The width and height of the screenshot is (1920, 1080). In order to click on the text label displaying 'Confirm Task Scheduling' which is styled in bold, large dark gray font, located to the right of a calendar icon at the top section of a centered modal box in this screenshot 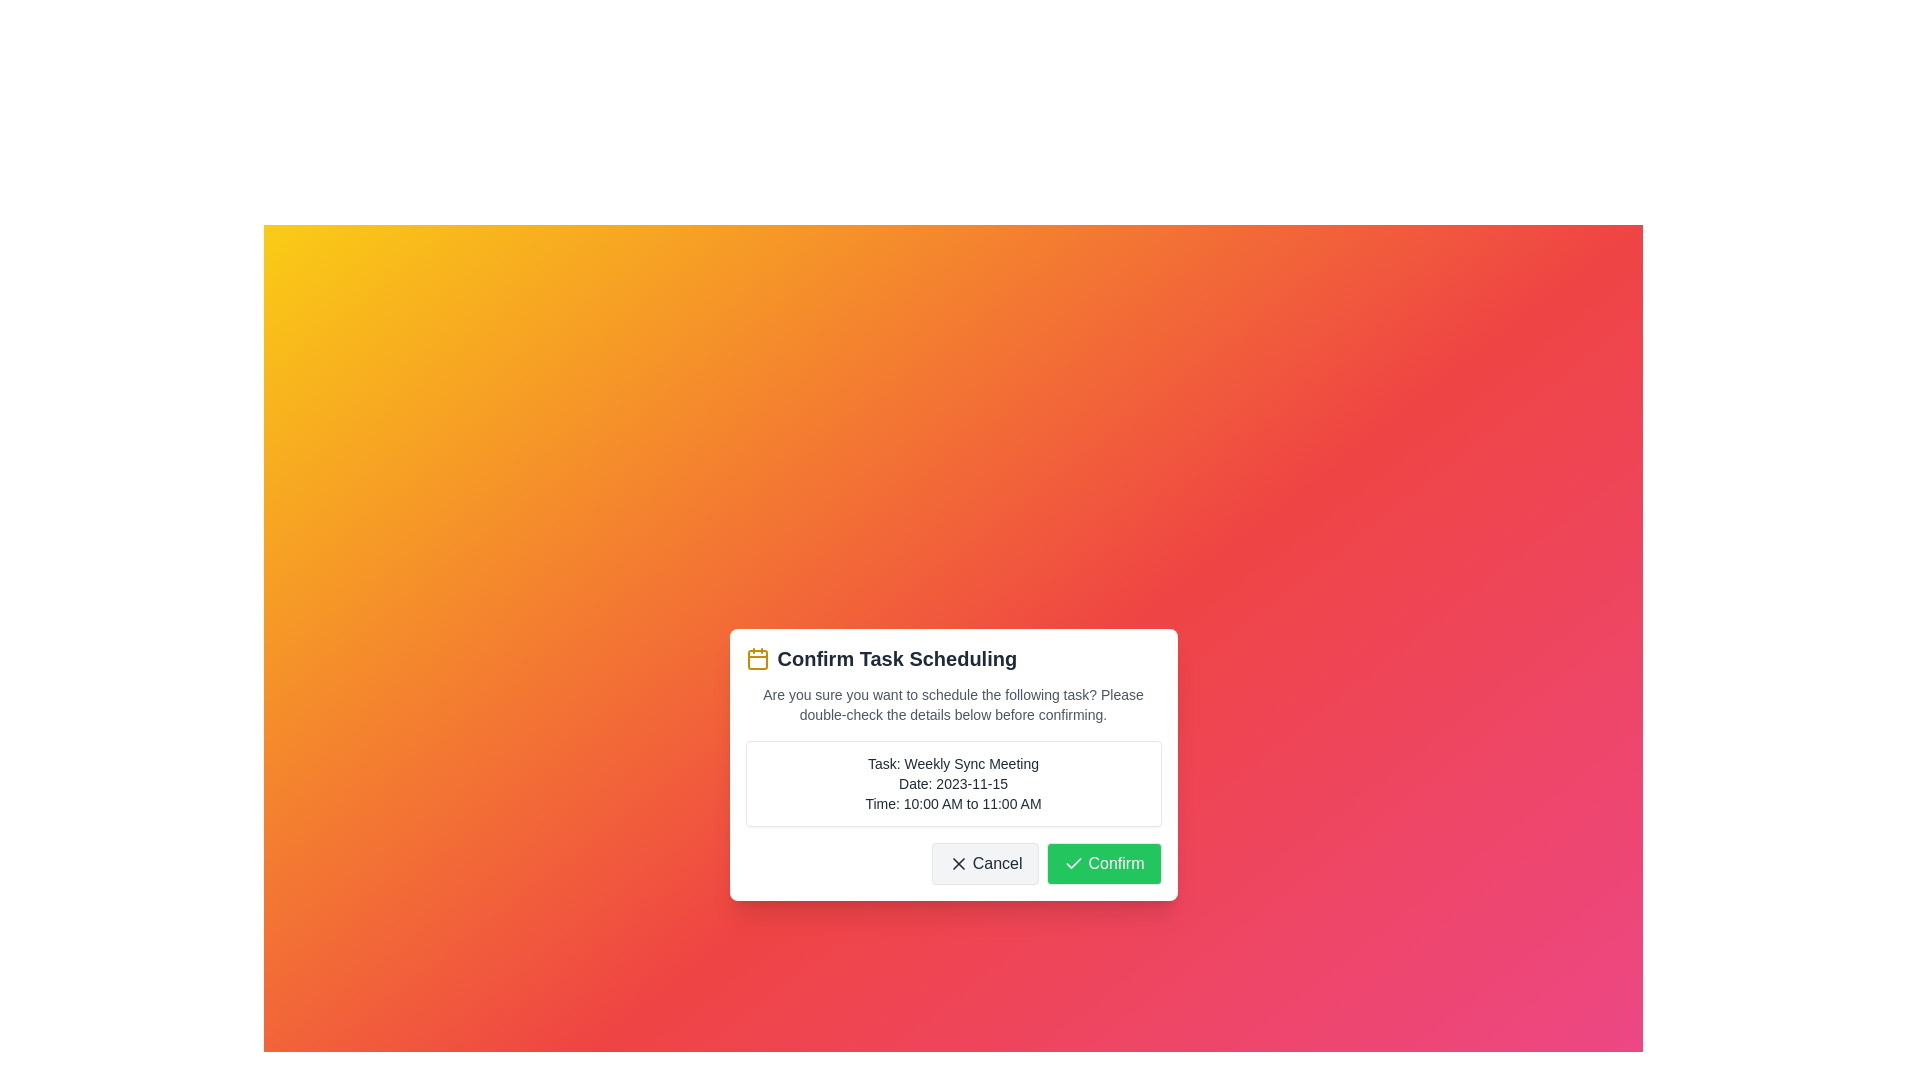, I will do `click(896, 659)`.